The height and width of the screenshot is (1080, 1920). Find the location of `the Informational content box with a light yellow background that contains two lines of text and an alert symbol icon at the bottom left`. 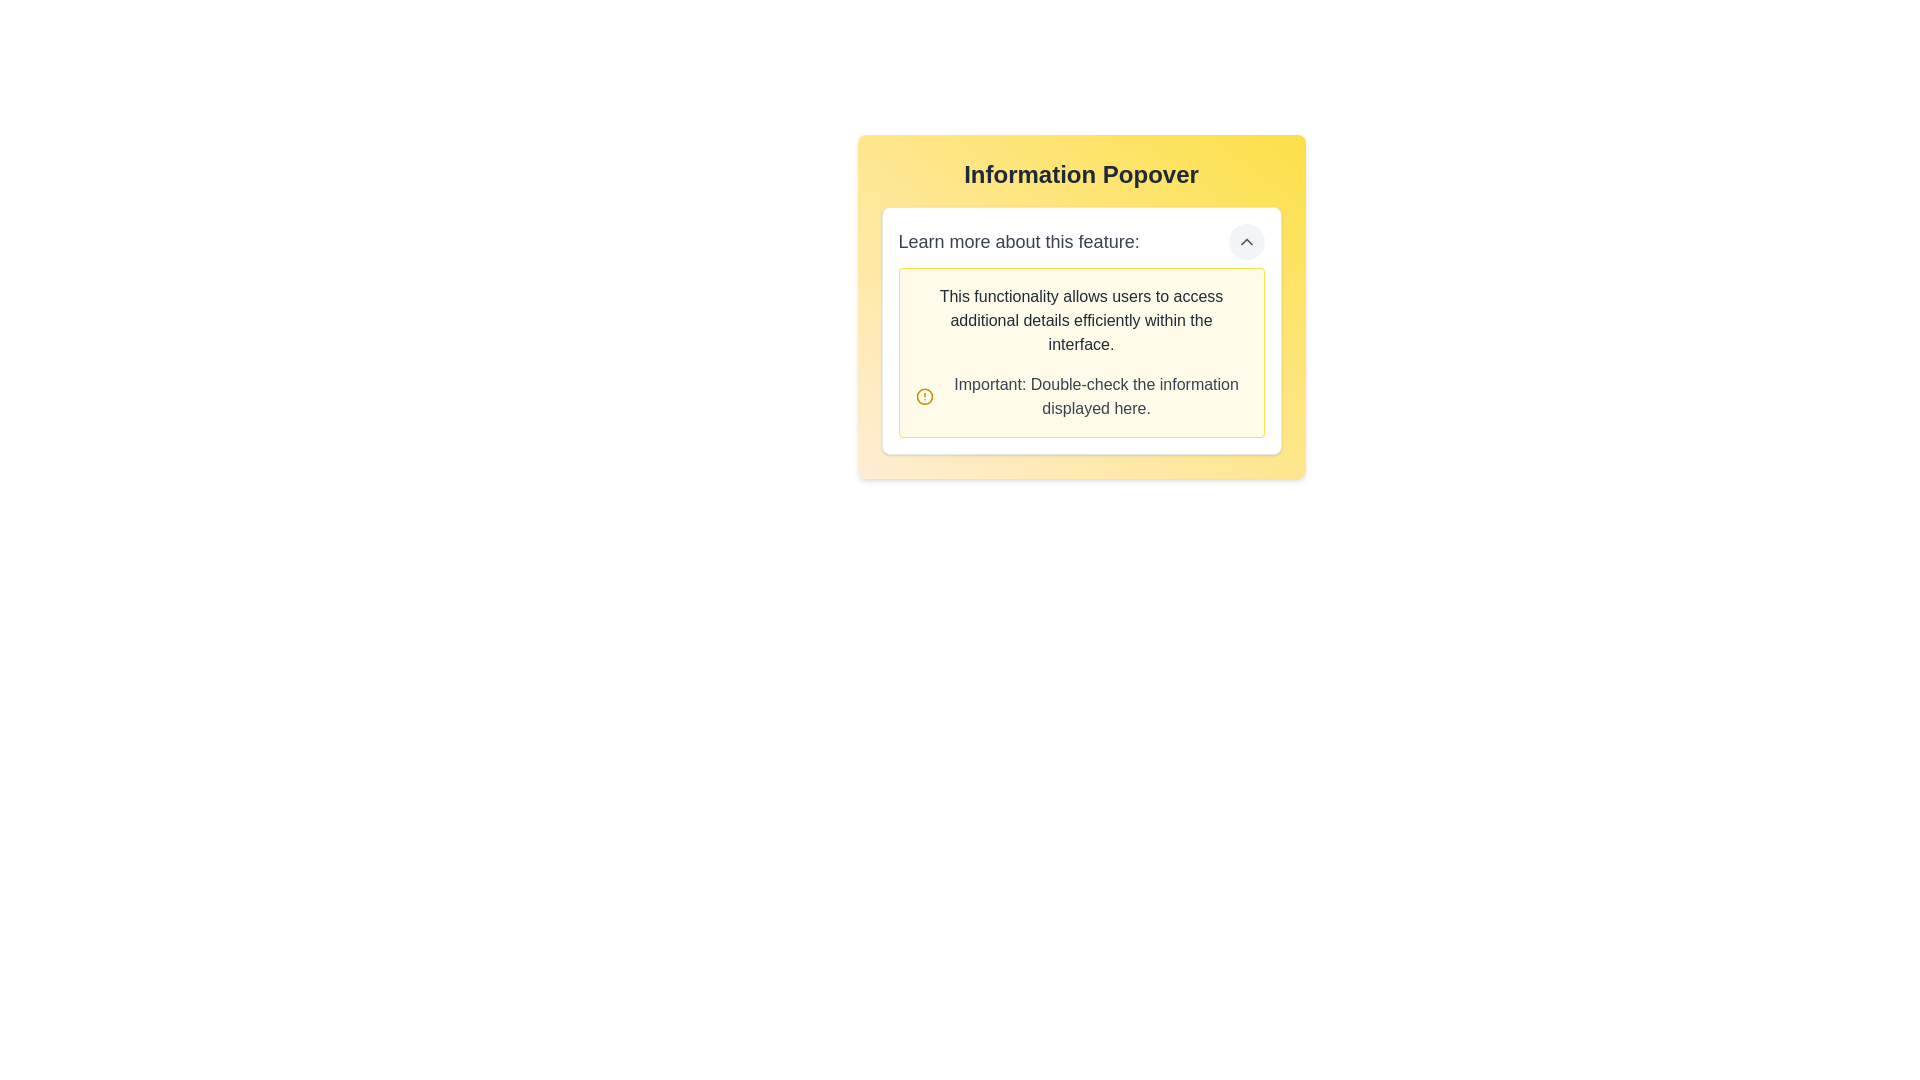

the Informational content box with a light yellow background that contains two lines of text and an alert symbol icon at the bottom left is located at coordinates (1080, 352).